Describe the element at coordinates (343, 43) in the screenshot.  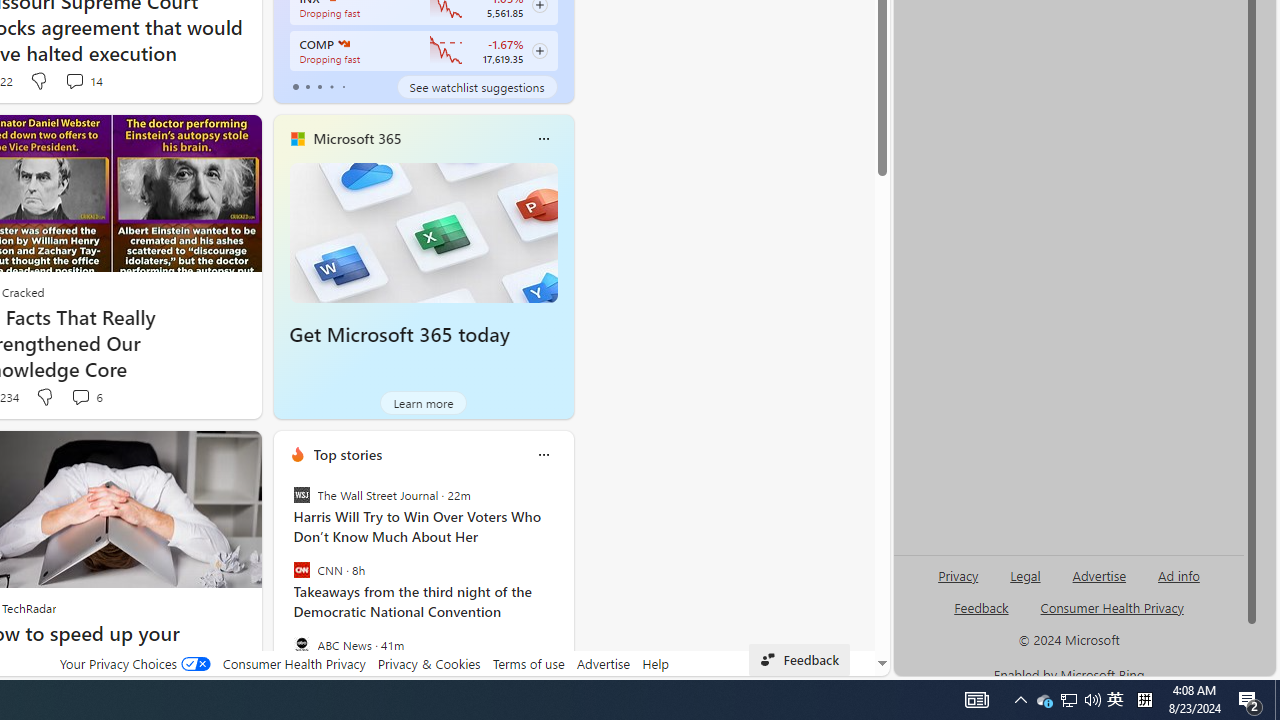
I see `'NASDAQ'` at that location.